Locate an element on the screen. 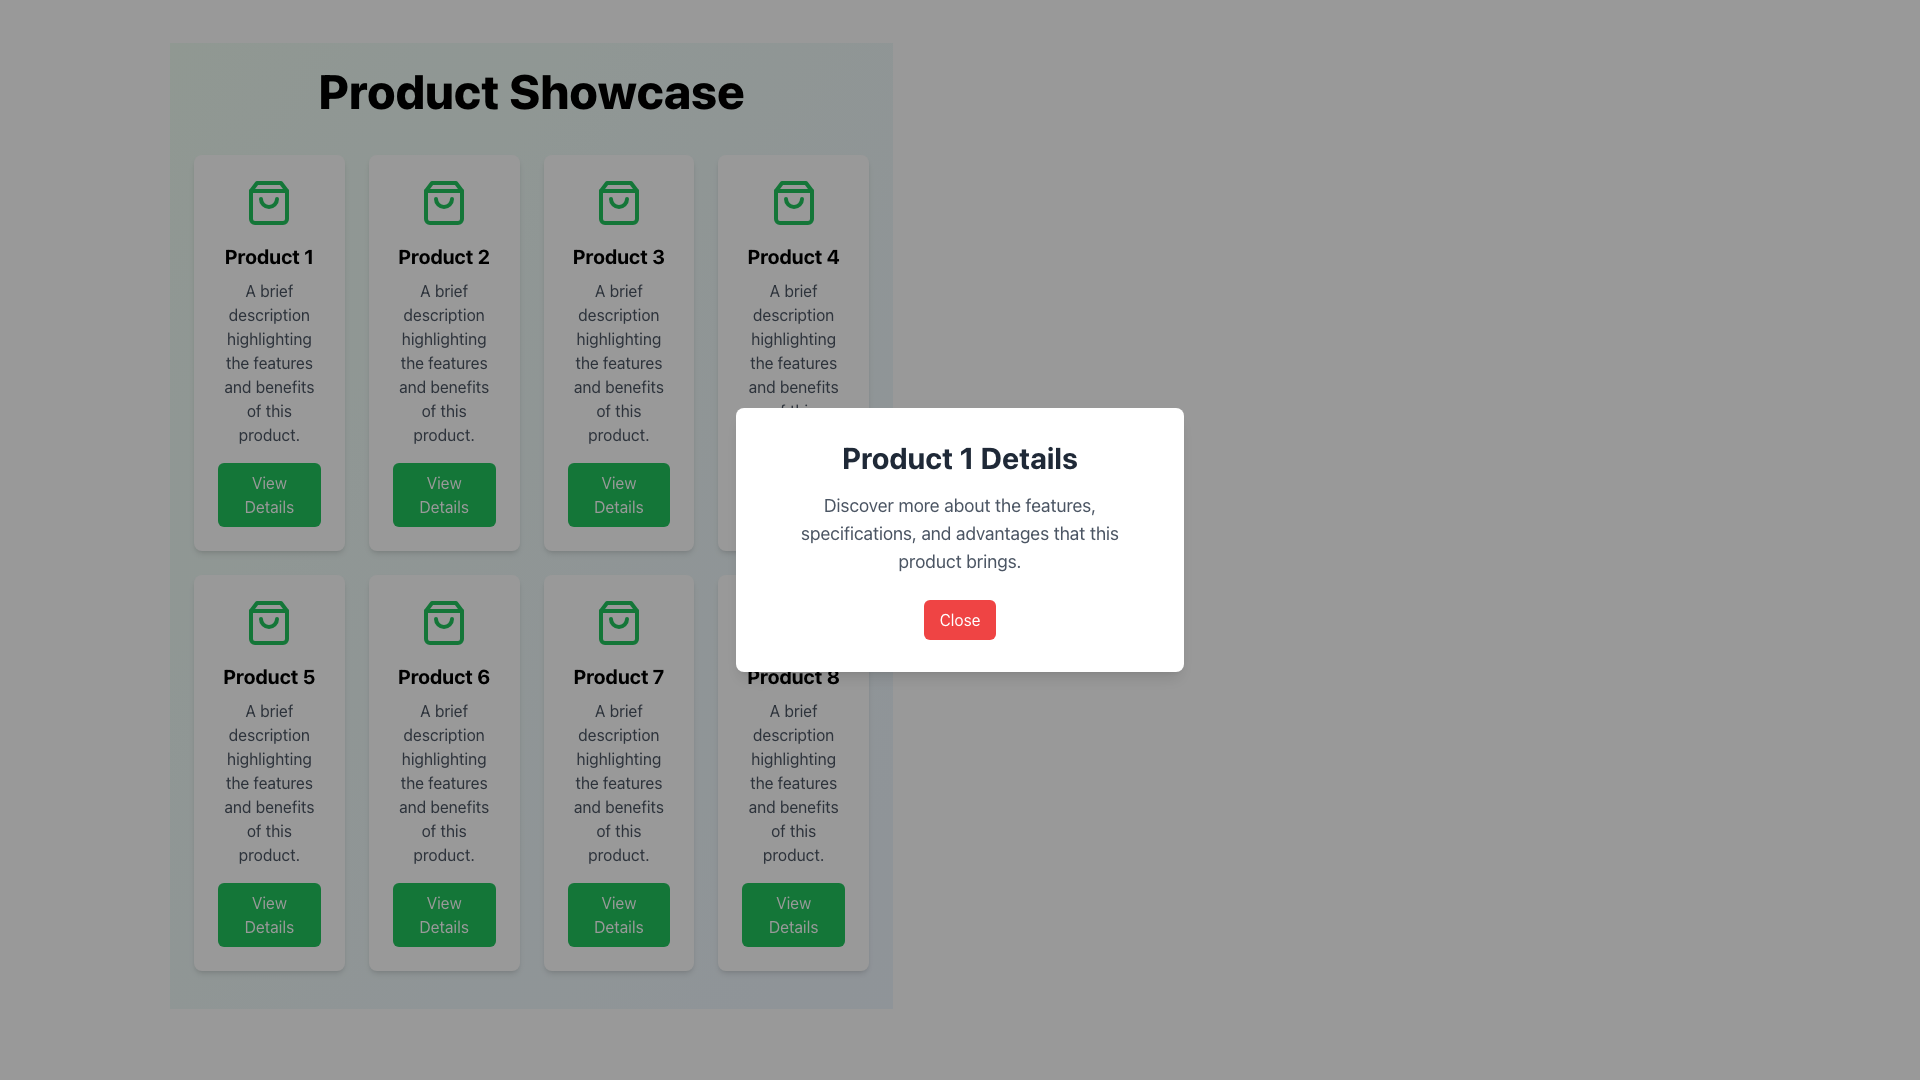 The width and height of the screenshot is (1920, 1080). the 'Close' button with bold white text on a red background located at the bottom edge of the modal window is located at coordinates (960, 619).